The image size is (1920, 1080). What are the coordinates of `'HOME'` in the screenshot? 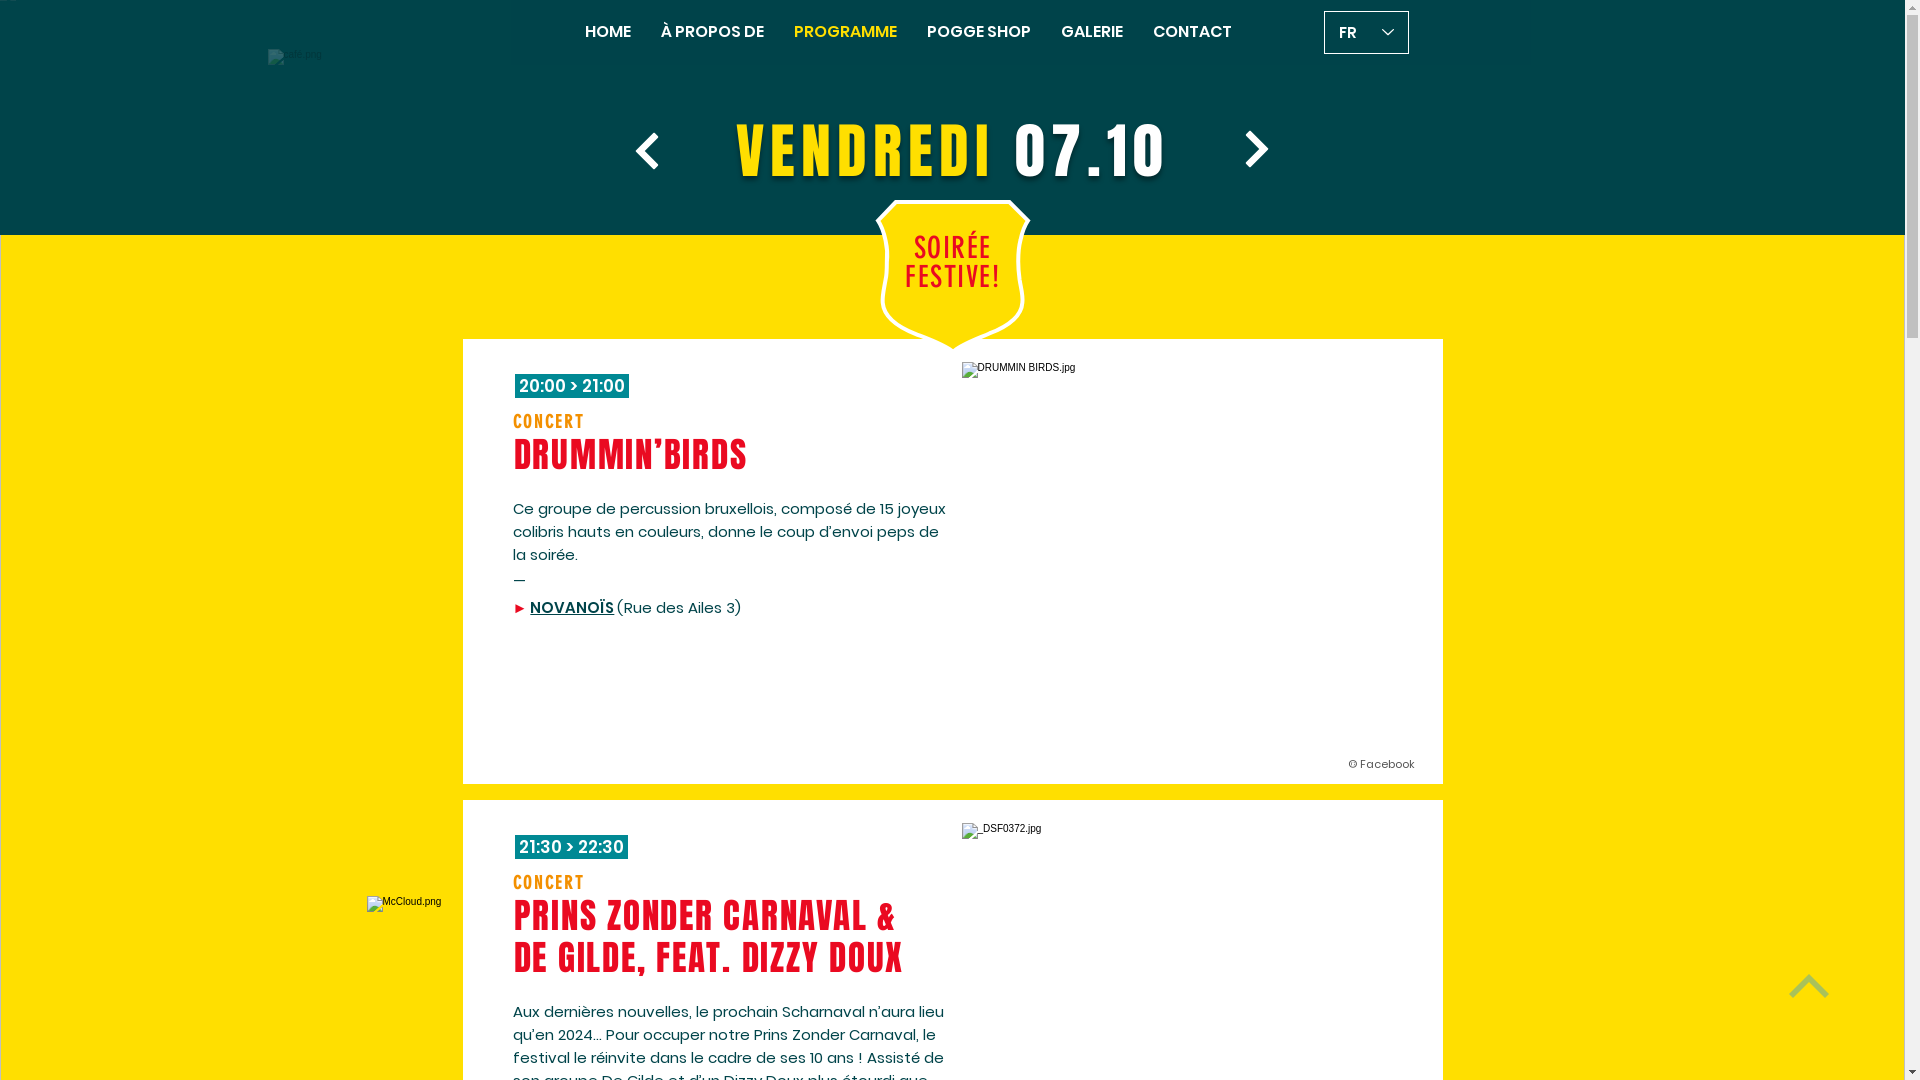 It's located at (607, 31).